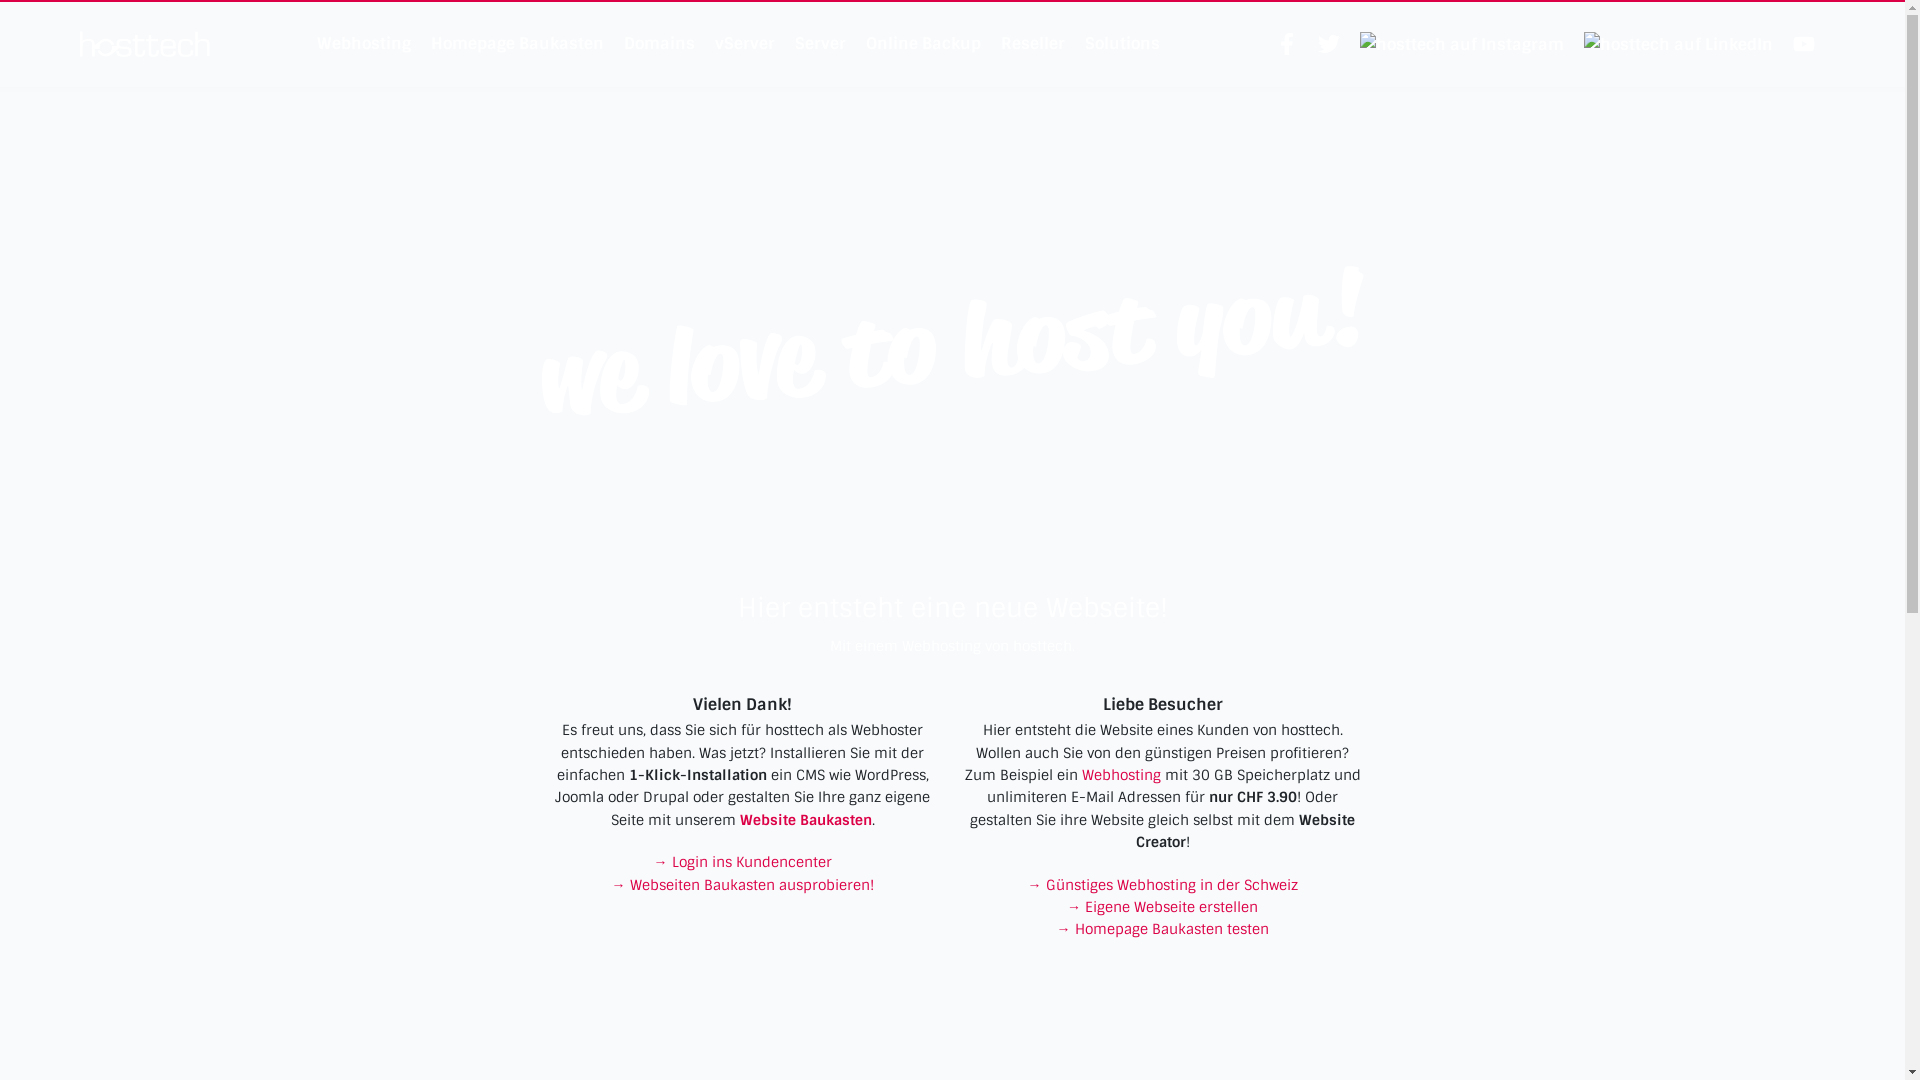 This screenshot has width=1920, height=1080. I want to click on 'vServer', so click(743, 43).